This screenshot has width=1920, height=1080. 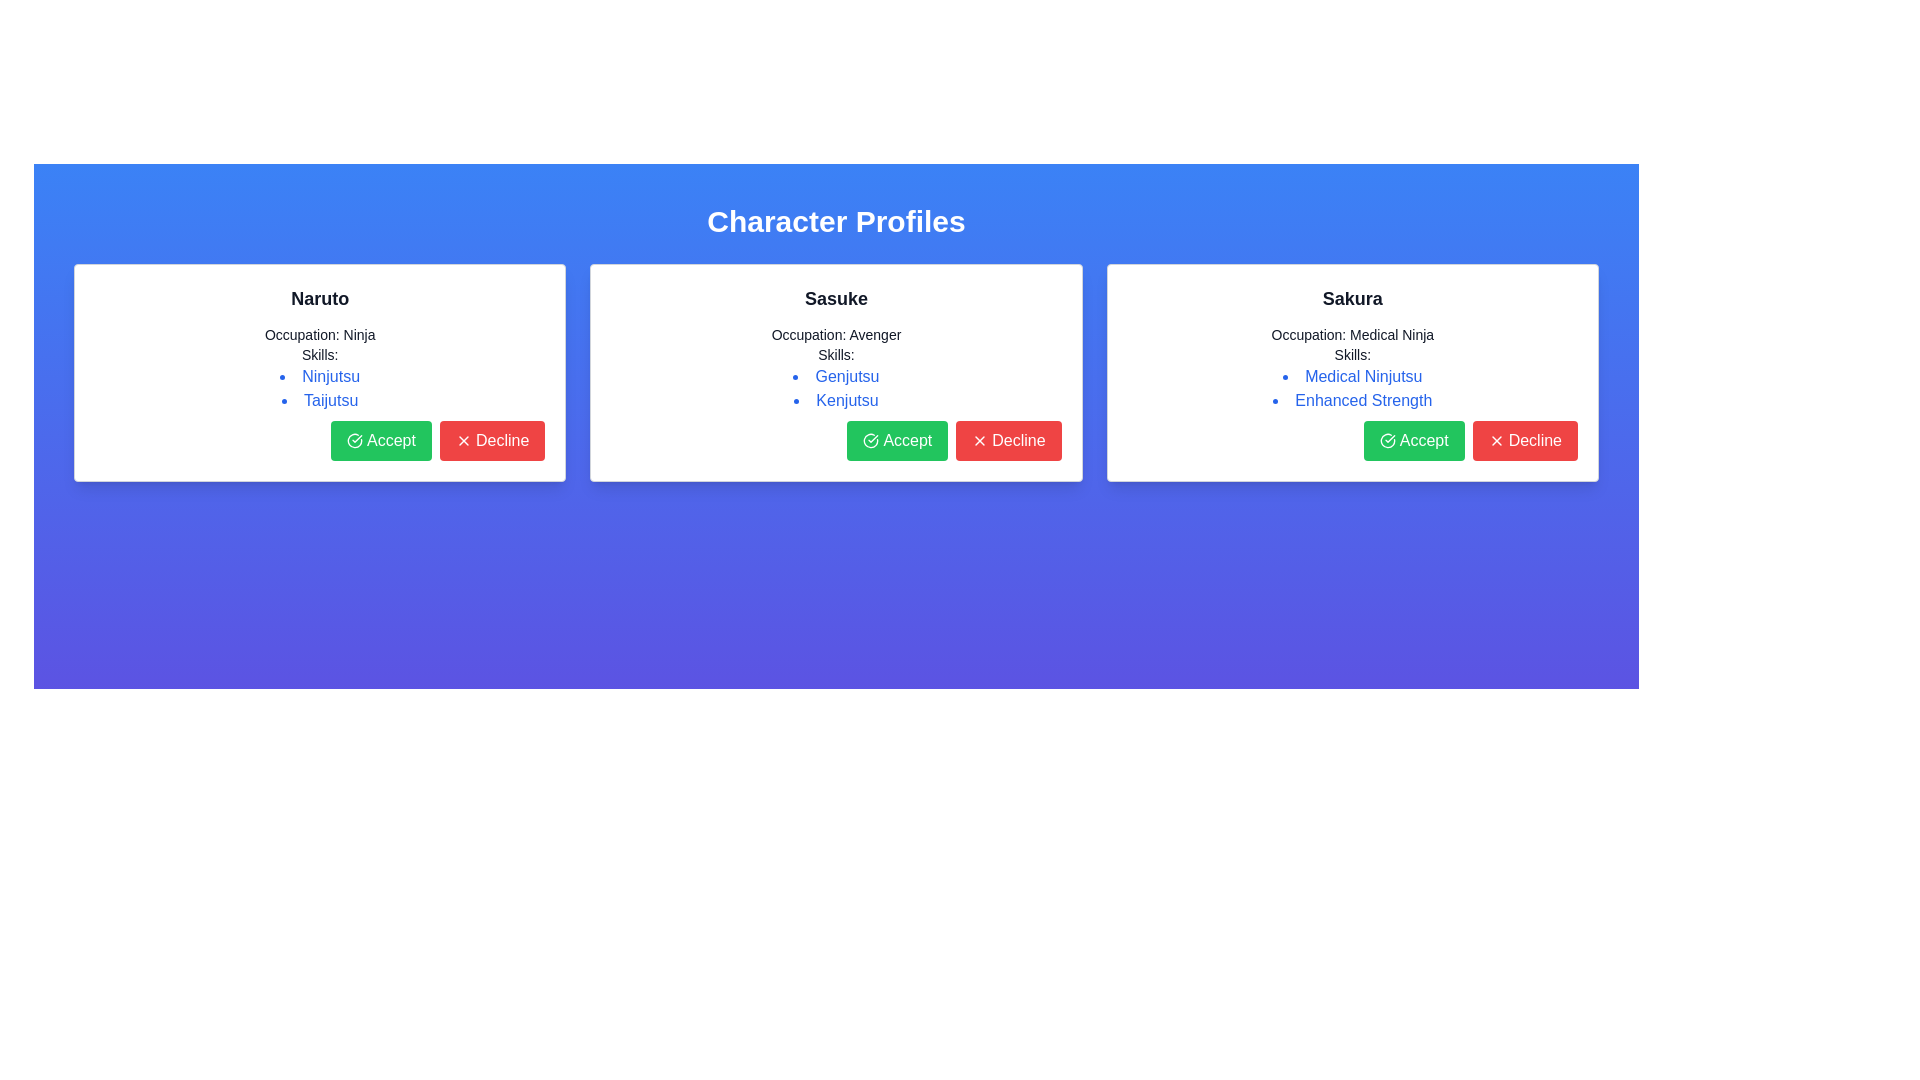 What do you see at coordinates (836, 401) in the screenshot?
I see `the text item displaying 'Kenjutsu' in blue, which is the second item in the bulleted list of skills within Sasuke's profile card` at bounding box center [836, 401].